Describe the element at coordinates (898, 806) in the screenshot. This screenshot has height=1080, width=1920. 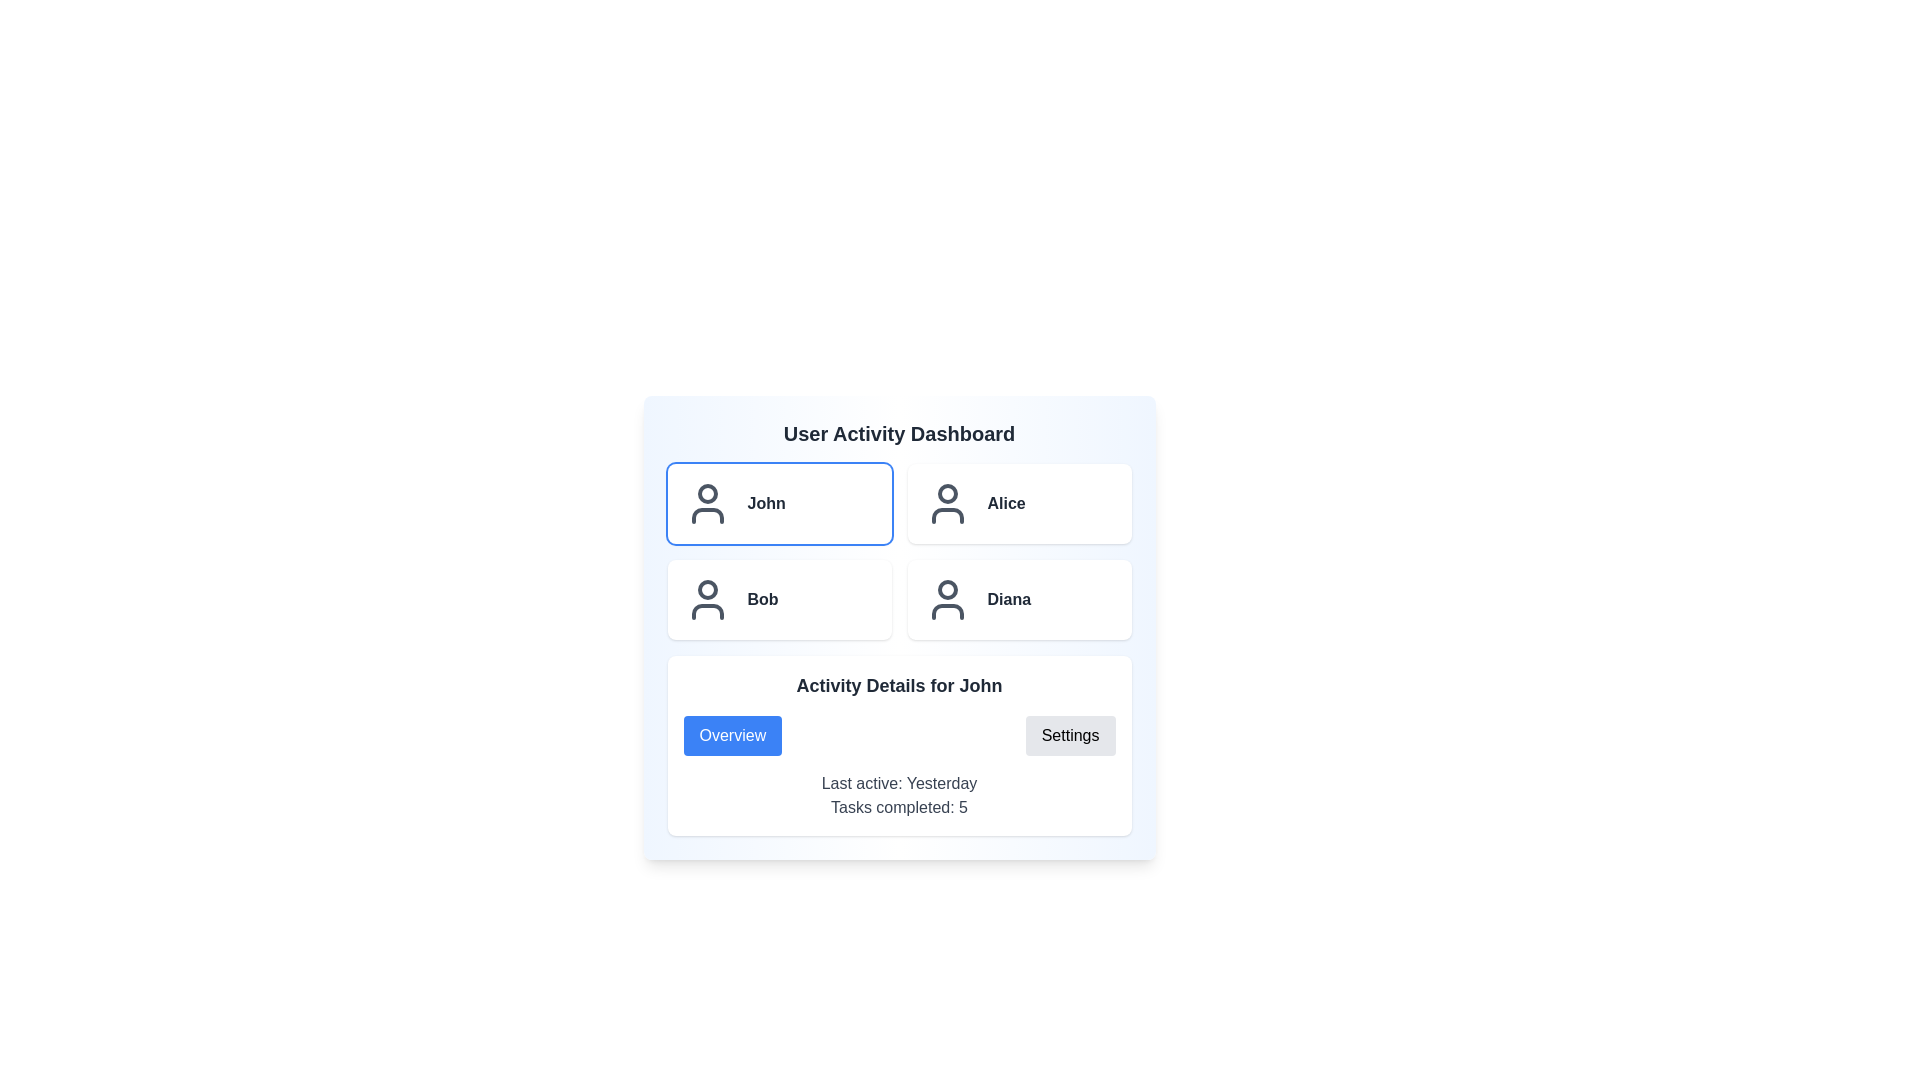
I see `informational text component displaying 'Tasks completed: 5', which is styled in gray and located beneath 'Last active: Yesterday' in the 'Activity Details for John' section` at that location.